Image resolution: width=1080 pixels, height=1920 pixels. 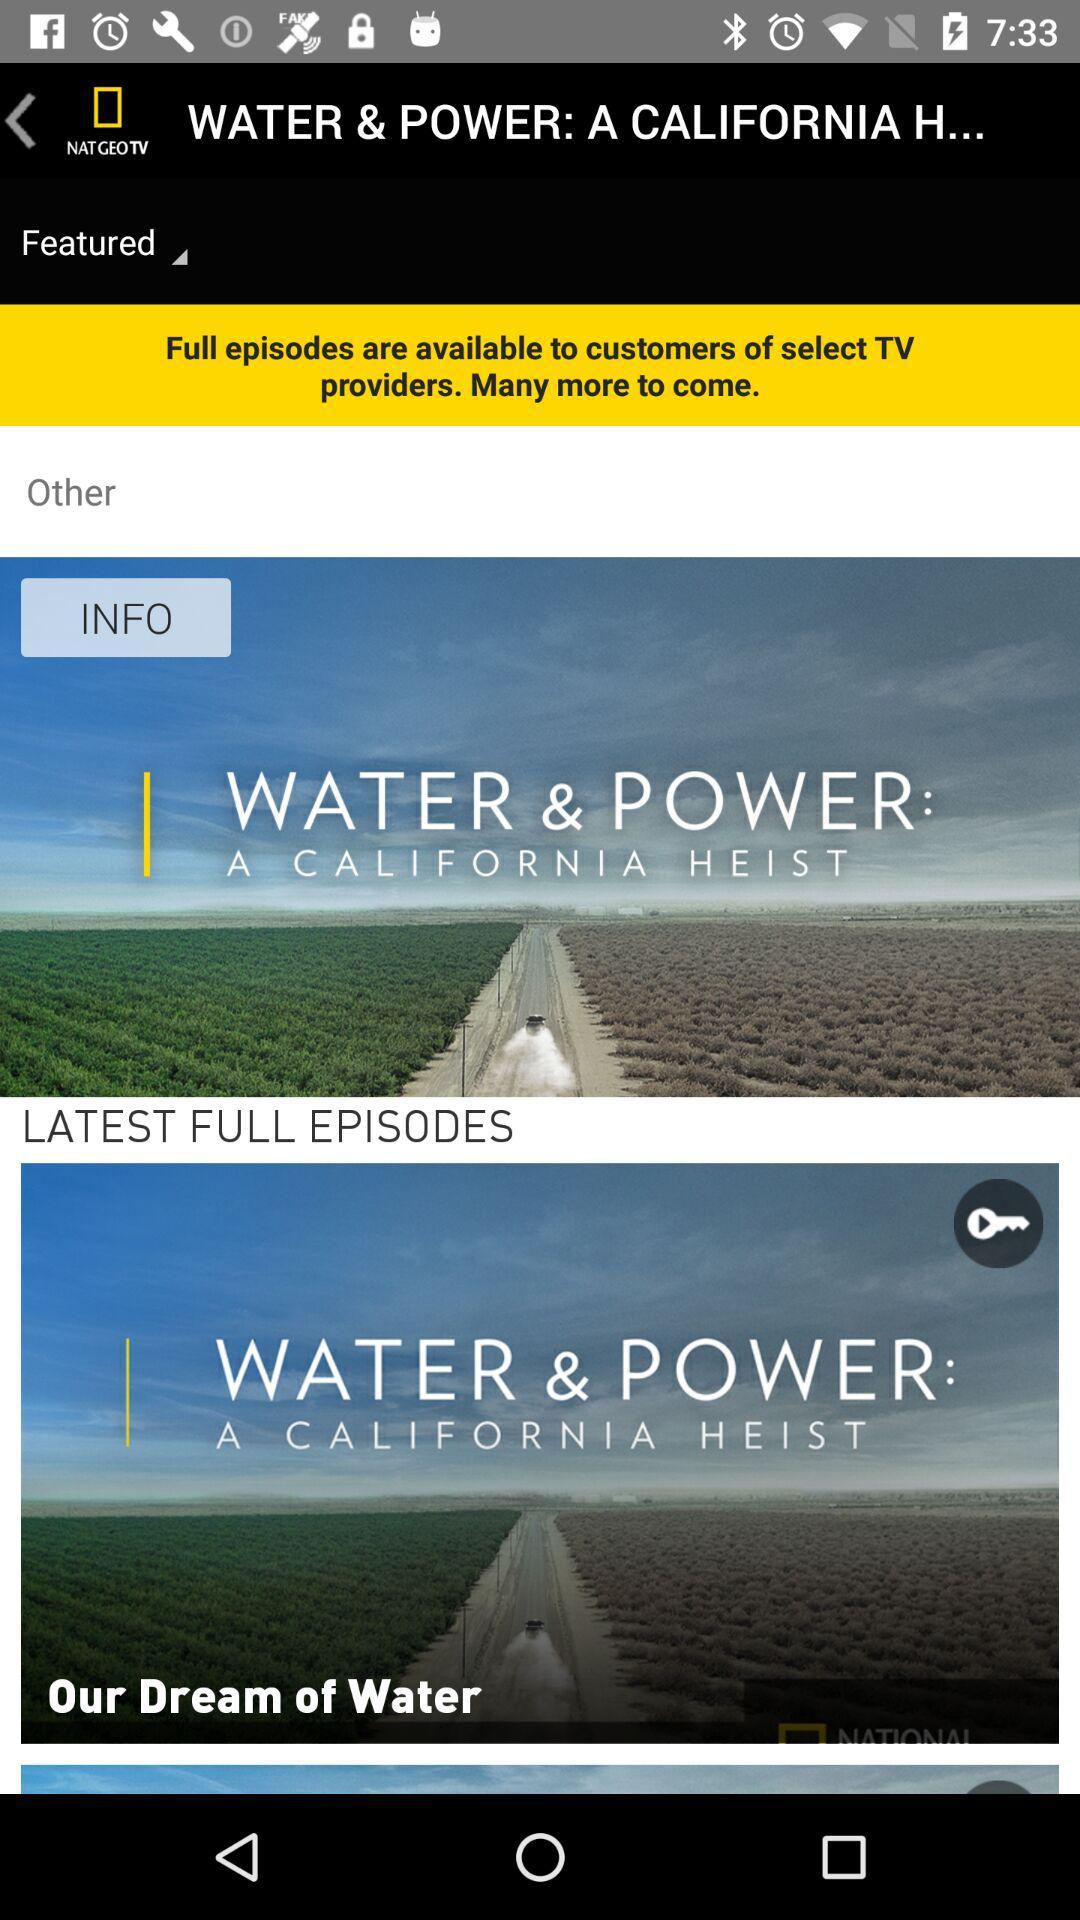 What do you see at coordinates (20, 119) in the screenshot?
I see `previous` at bounding box center [20, 119].